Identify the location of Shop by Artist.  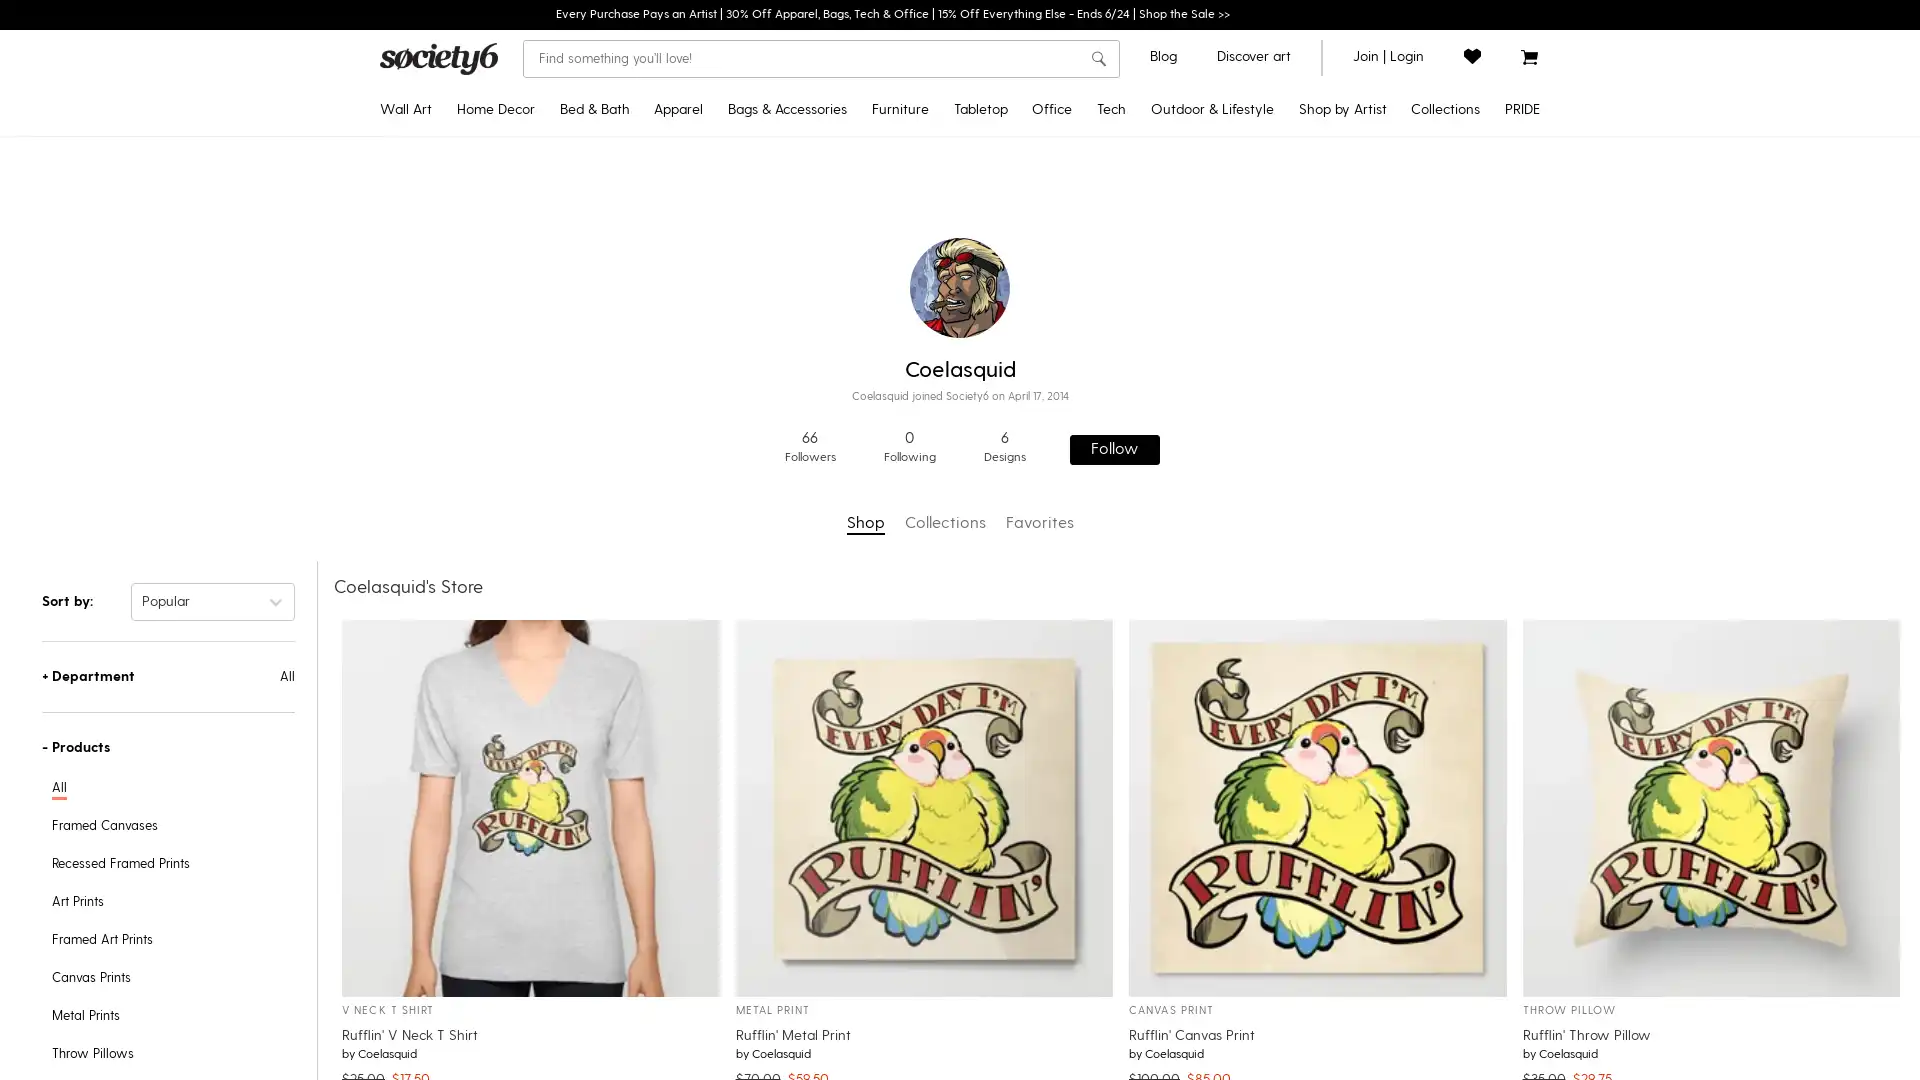
(1342, 110).